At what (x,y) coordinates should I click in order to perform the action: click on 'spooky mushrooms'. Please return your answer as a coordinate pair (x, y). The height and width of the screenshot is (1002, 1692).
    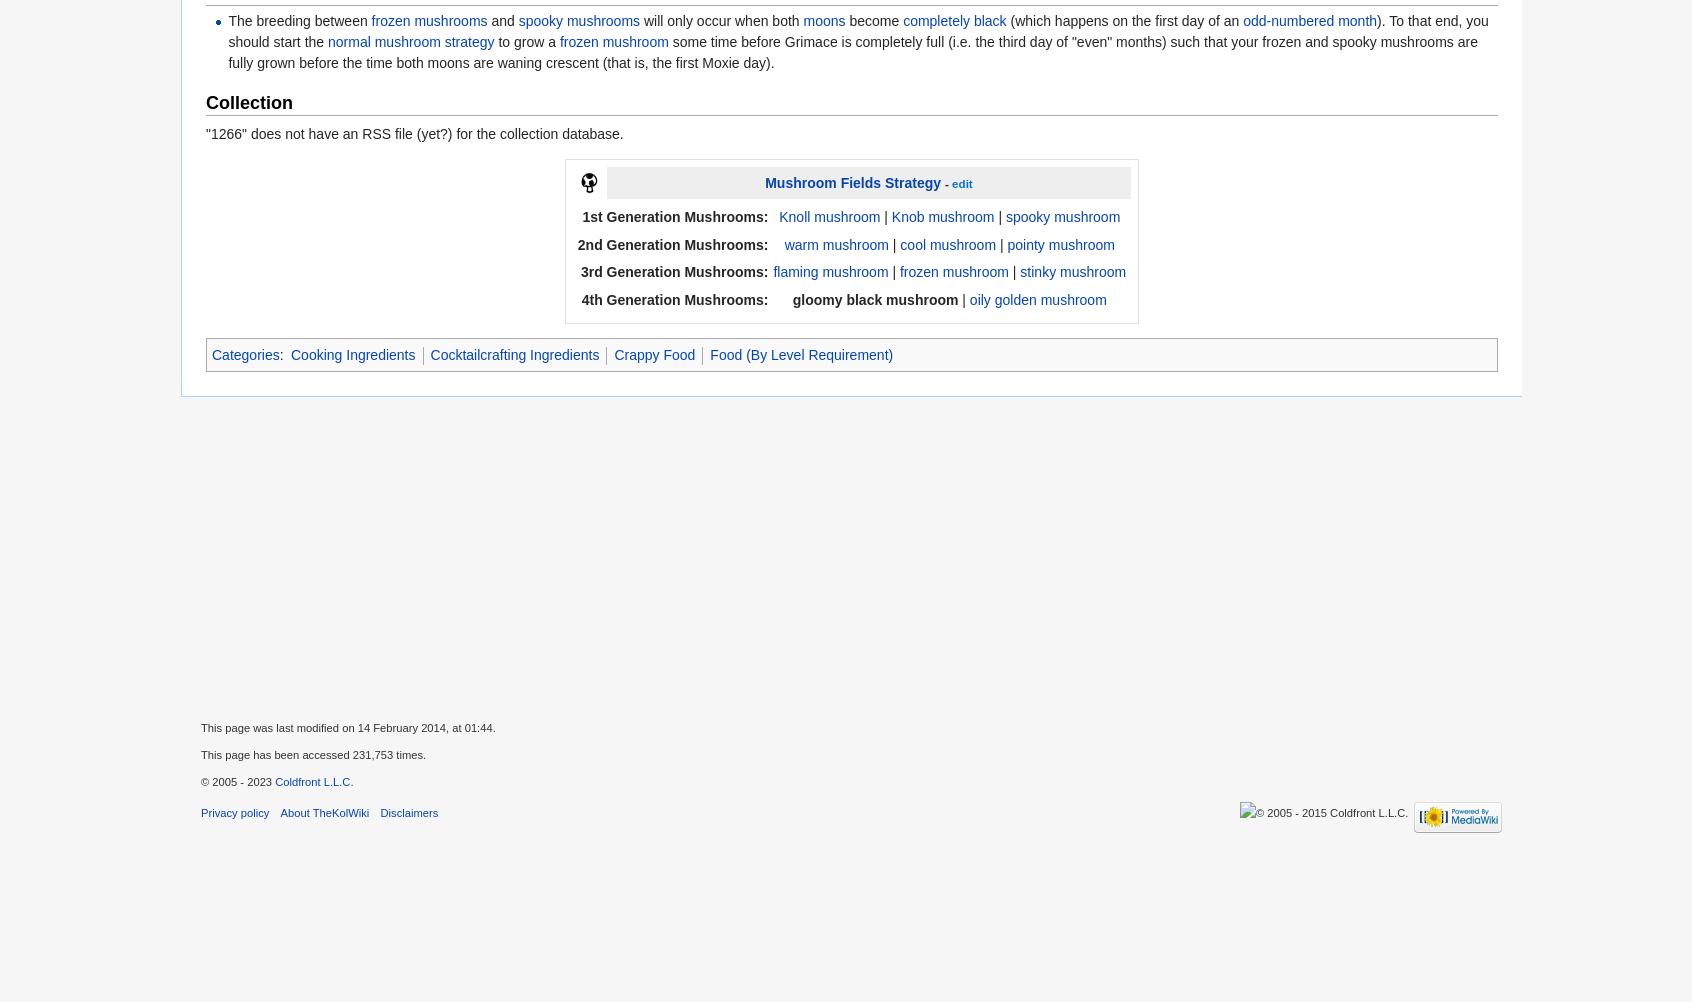
    Looking at the image, I should click on (578, 20).